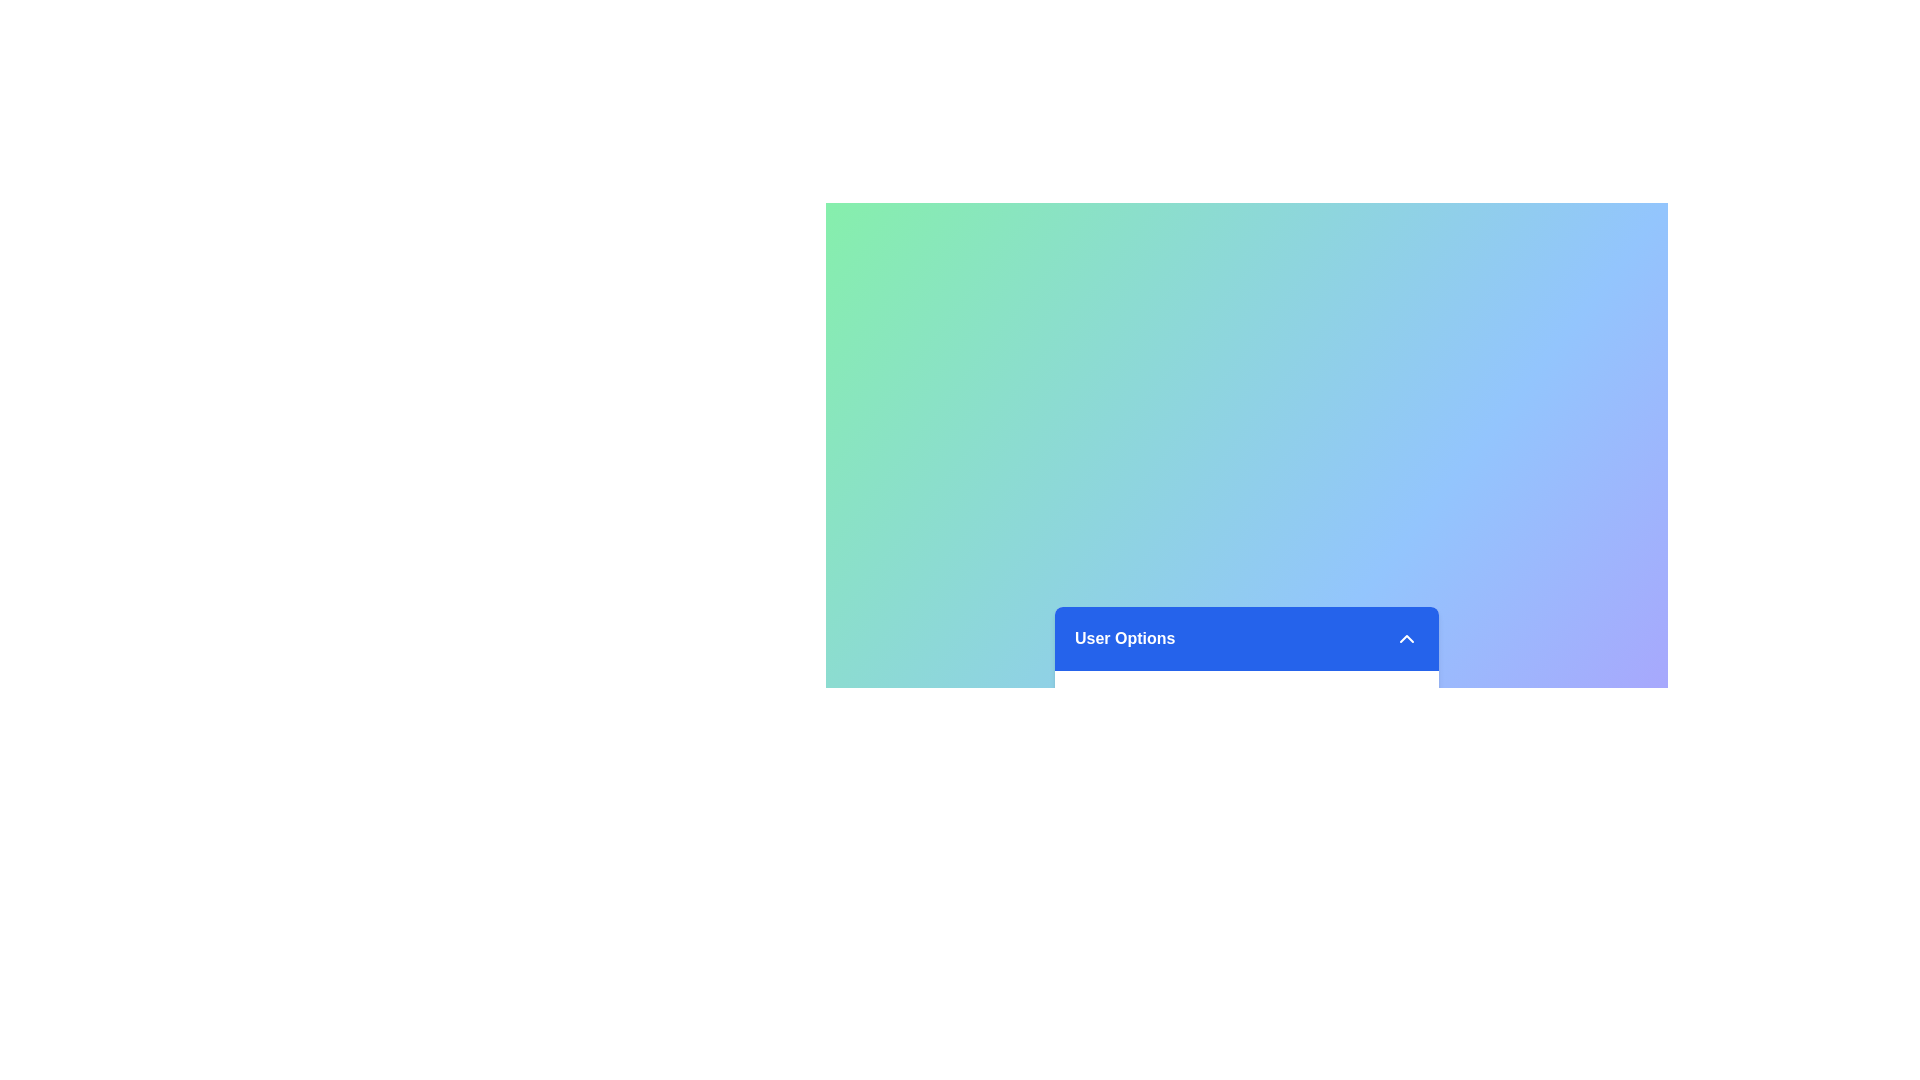 The image size is (1920, 1080). Describe the element at coordinates (1246, 639) in the screenshot. I see `the menu header to toggle the menu` at that location.